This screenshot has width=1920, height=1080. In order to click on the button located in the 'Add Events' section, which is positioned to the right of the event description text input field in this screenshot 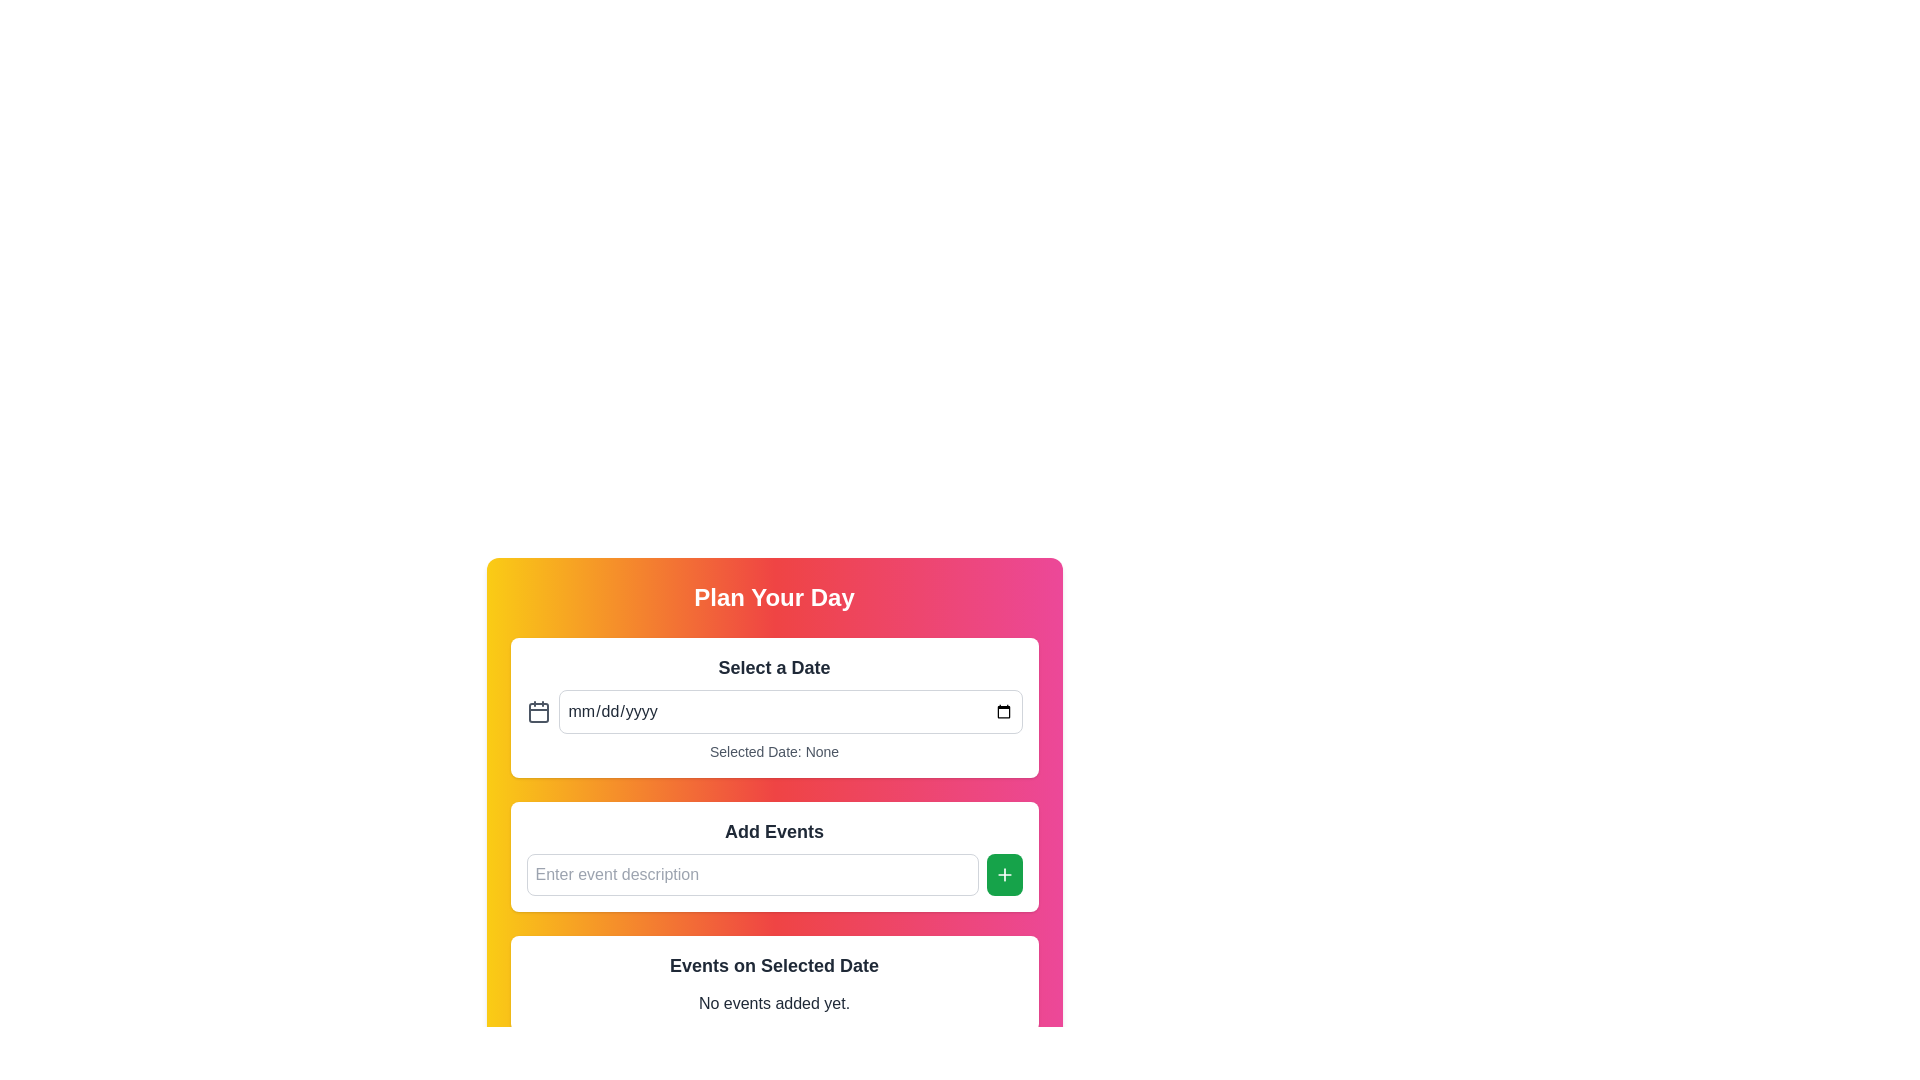, I will do `click(1004, 874)`.